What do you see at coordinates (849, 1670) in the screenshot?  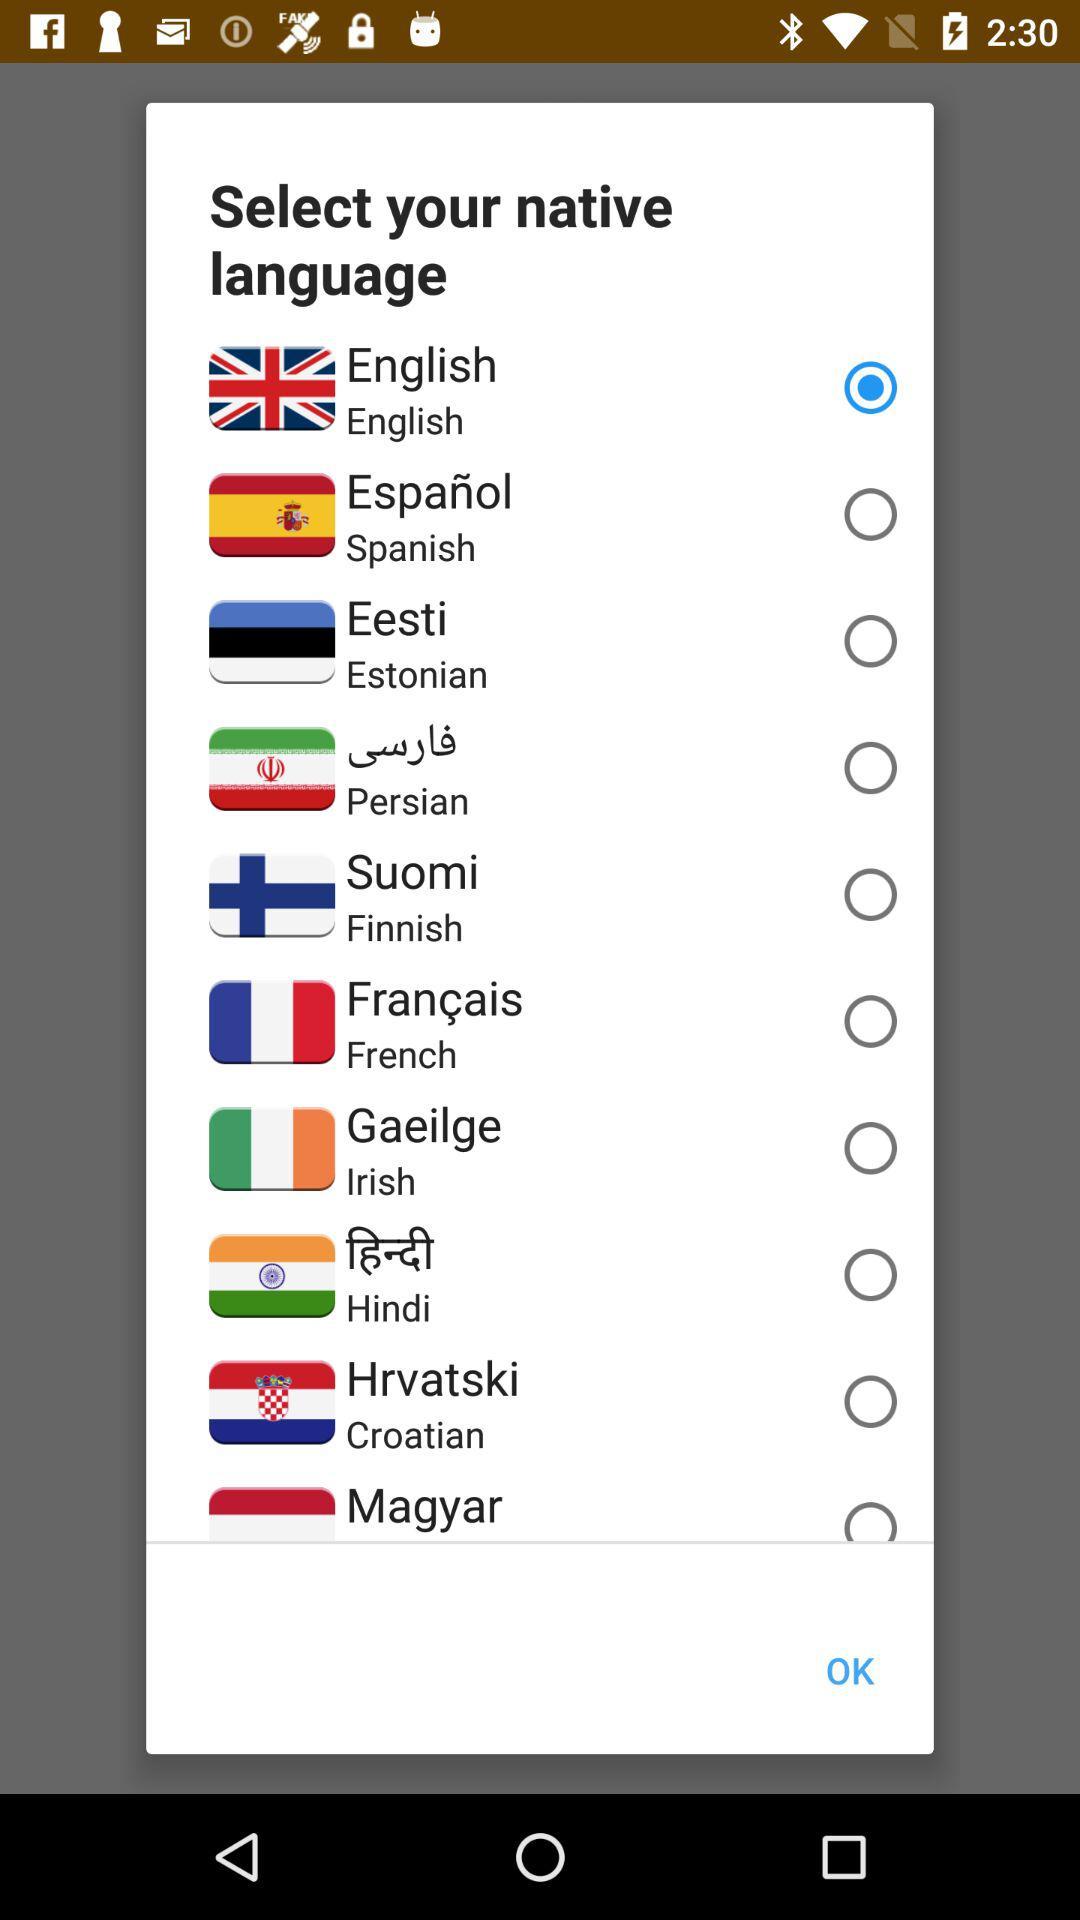 I see `ok icon` at bounding box center [849, 1670].